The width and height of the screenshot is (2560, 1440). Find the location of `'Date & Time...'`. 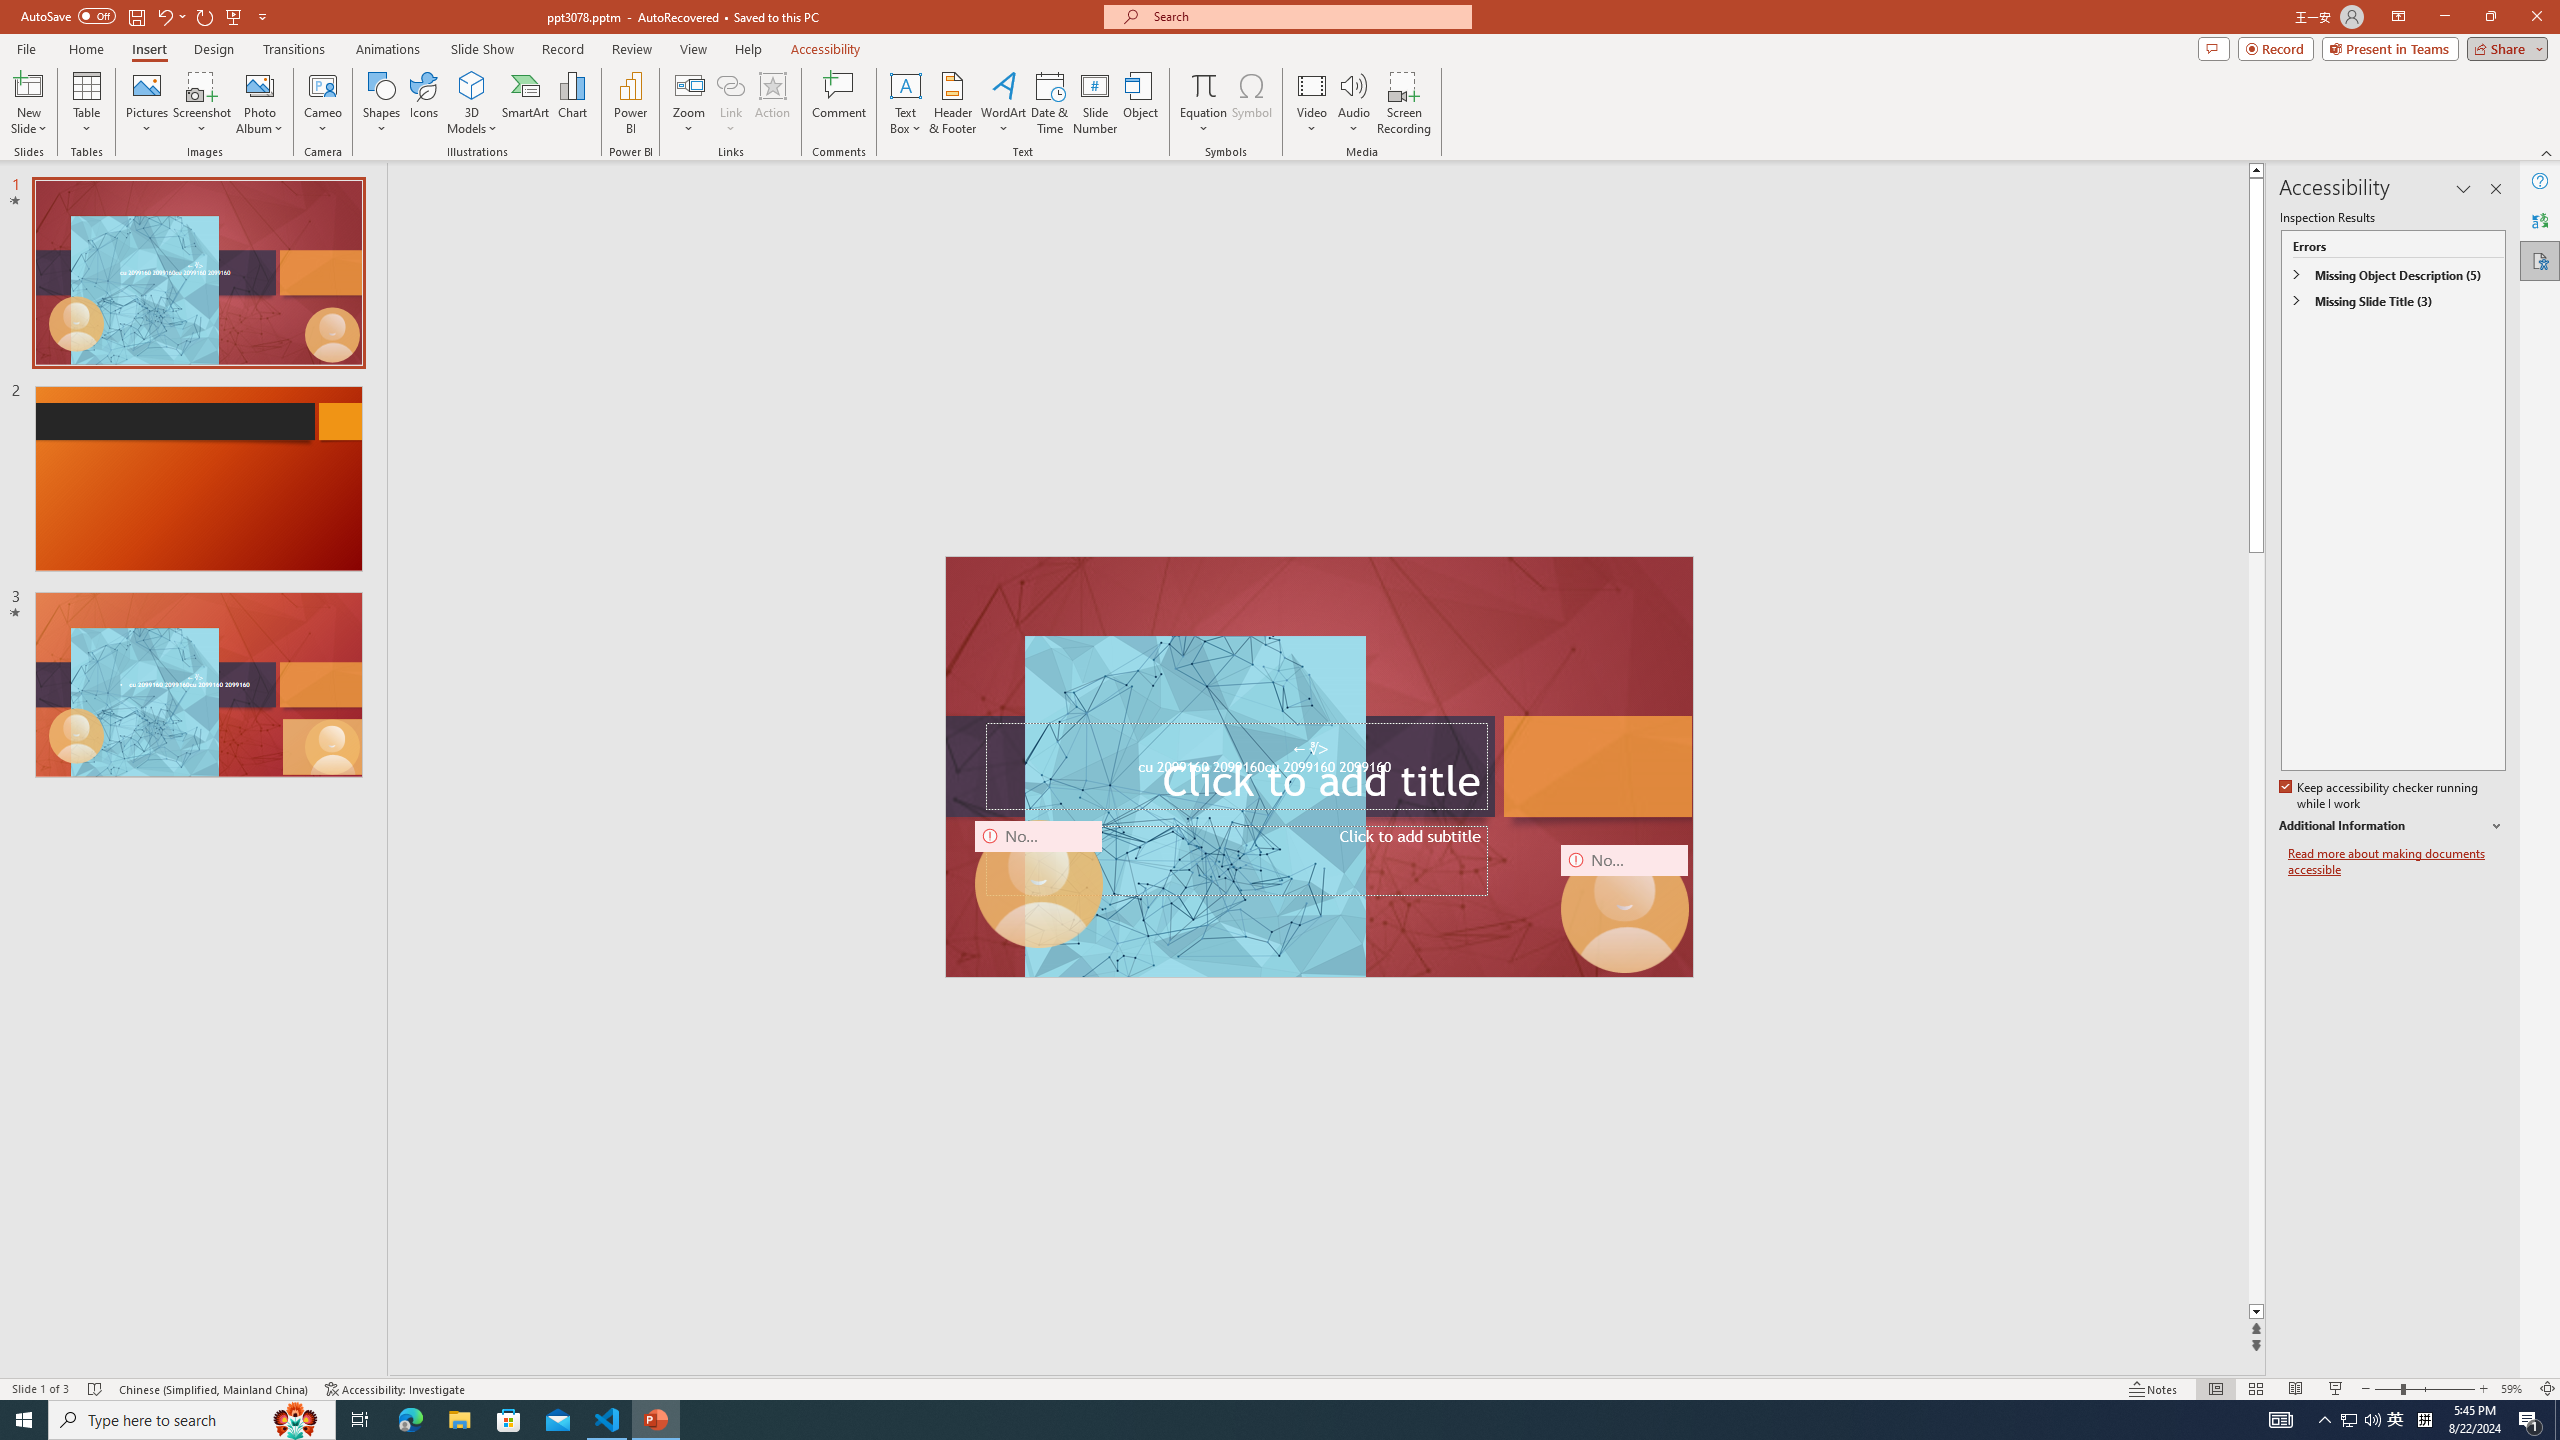

'Date & Time...' is located at coordinates (1048, 103).